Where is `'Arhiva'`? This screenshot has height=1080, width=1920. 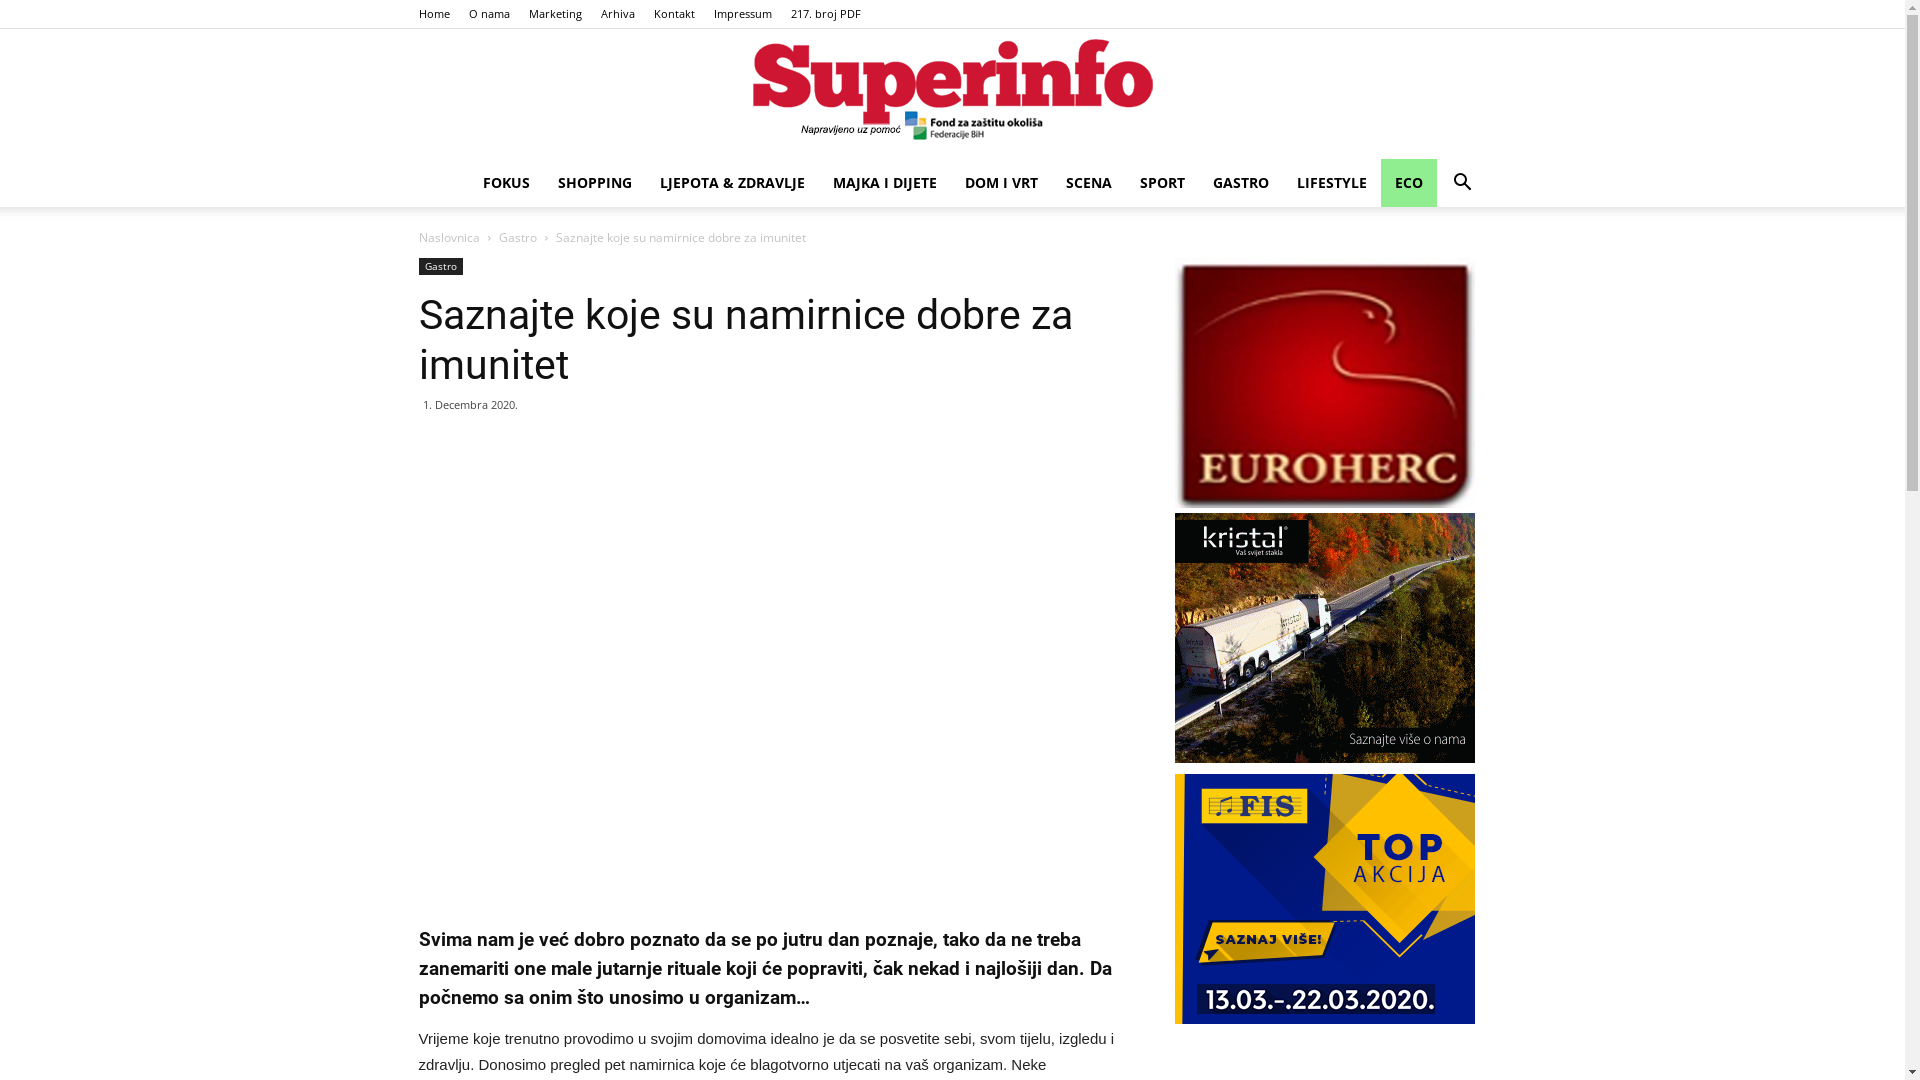 'Arhiva' is located at coordinates (616, 13).